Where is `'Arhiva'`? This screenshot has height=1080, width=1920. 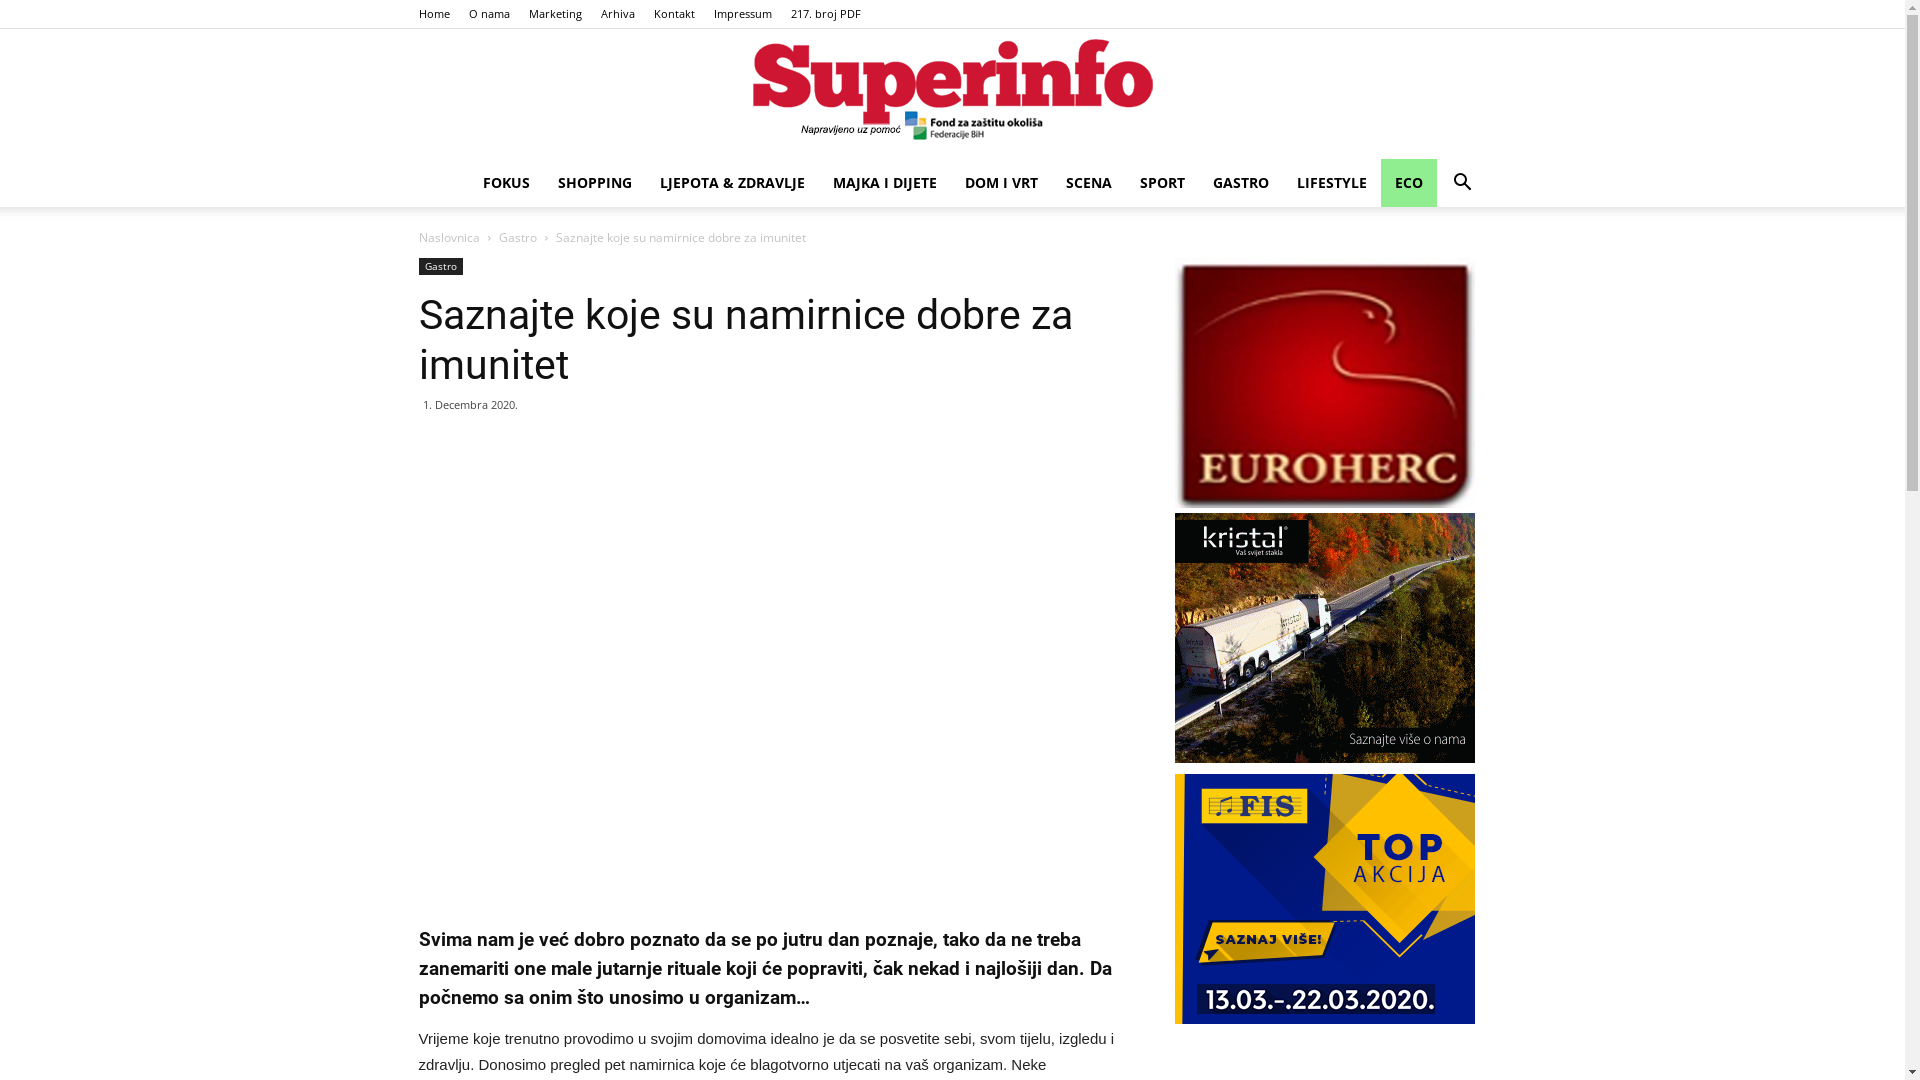 'Arhiva' is located at coordinates (616, 13).